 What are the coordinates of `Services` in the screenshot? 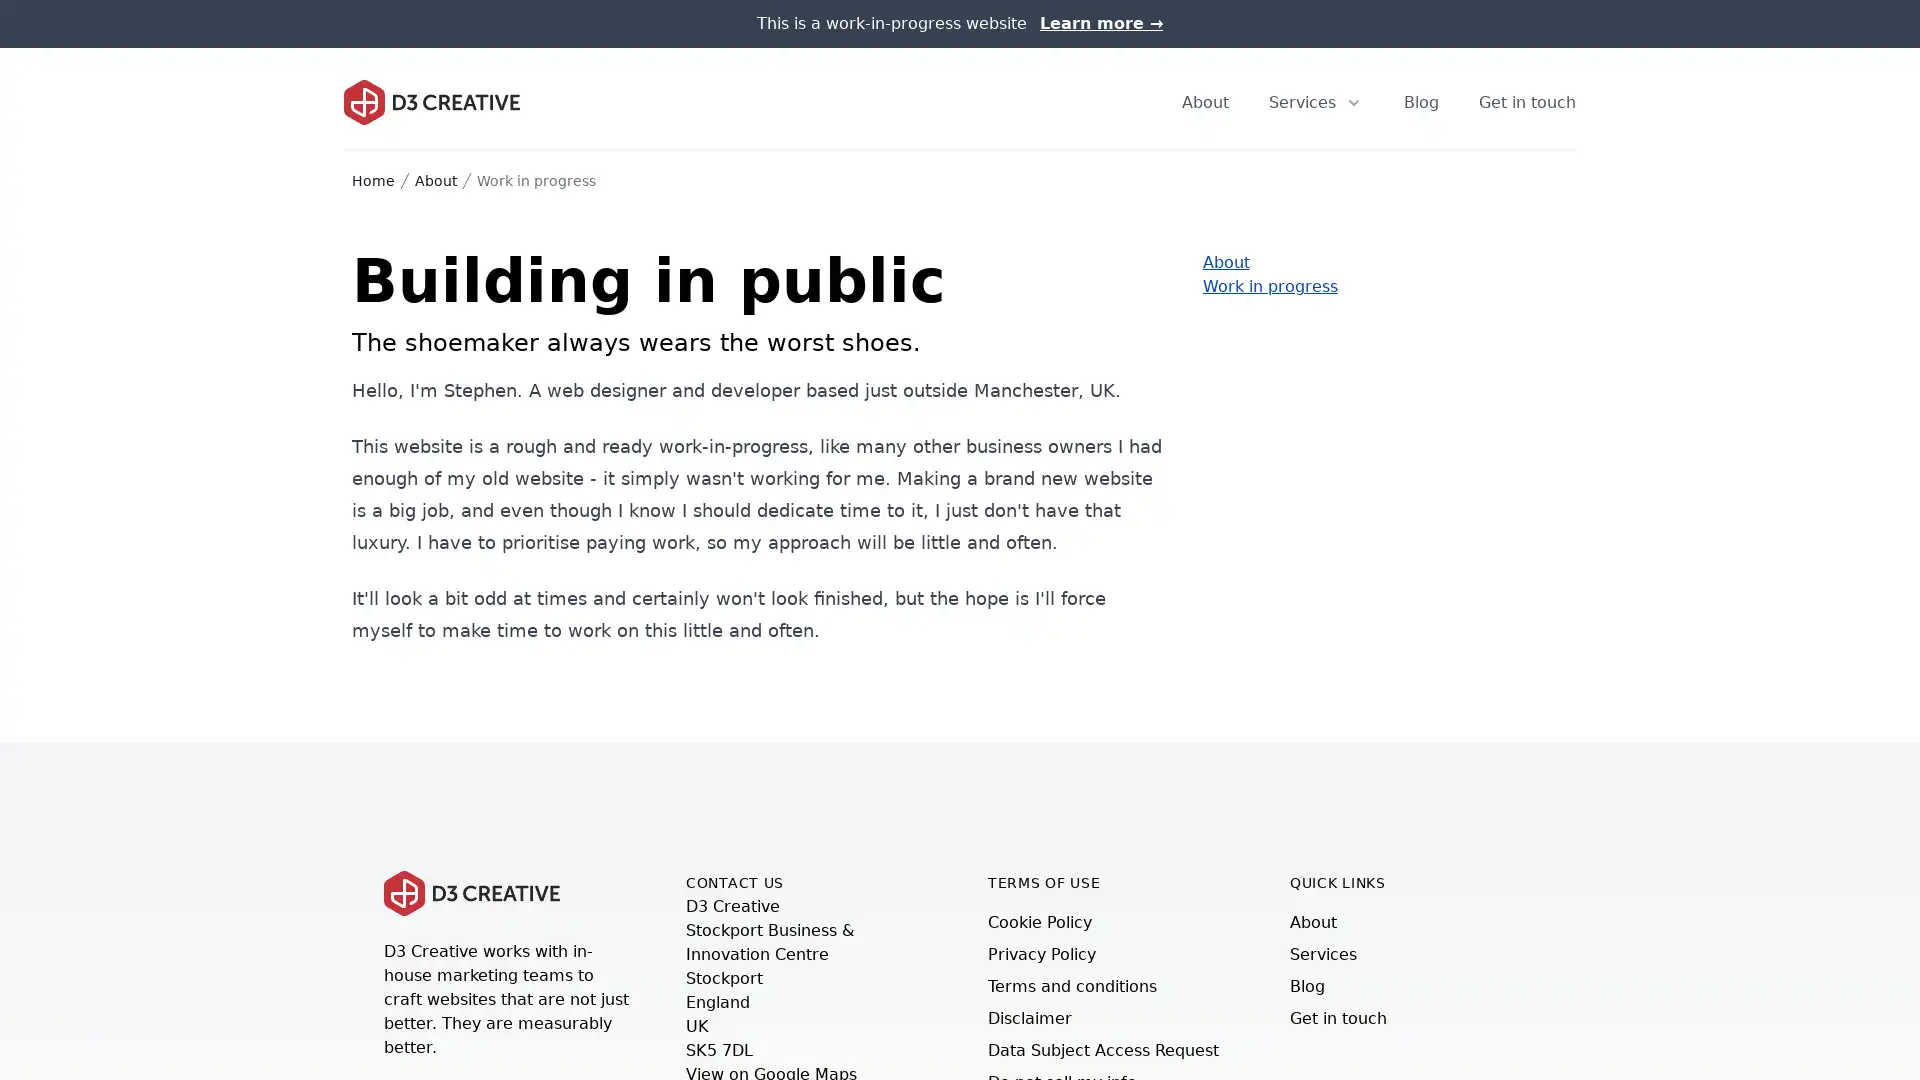 It's located at (1316, 101).